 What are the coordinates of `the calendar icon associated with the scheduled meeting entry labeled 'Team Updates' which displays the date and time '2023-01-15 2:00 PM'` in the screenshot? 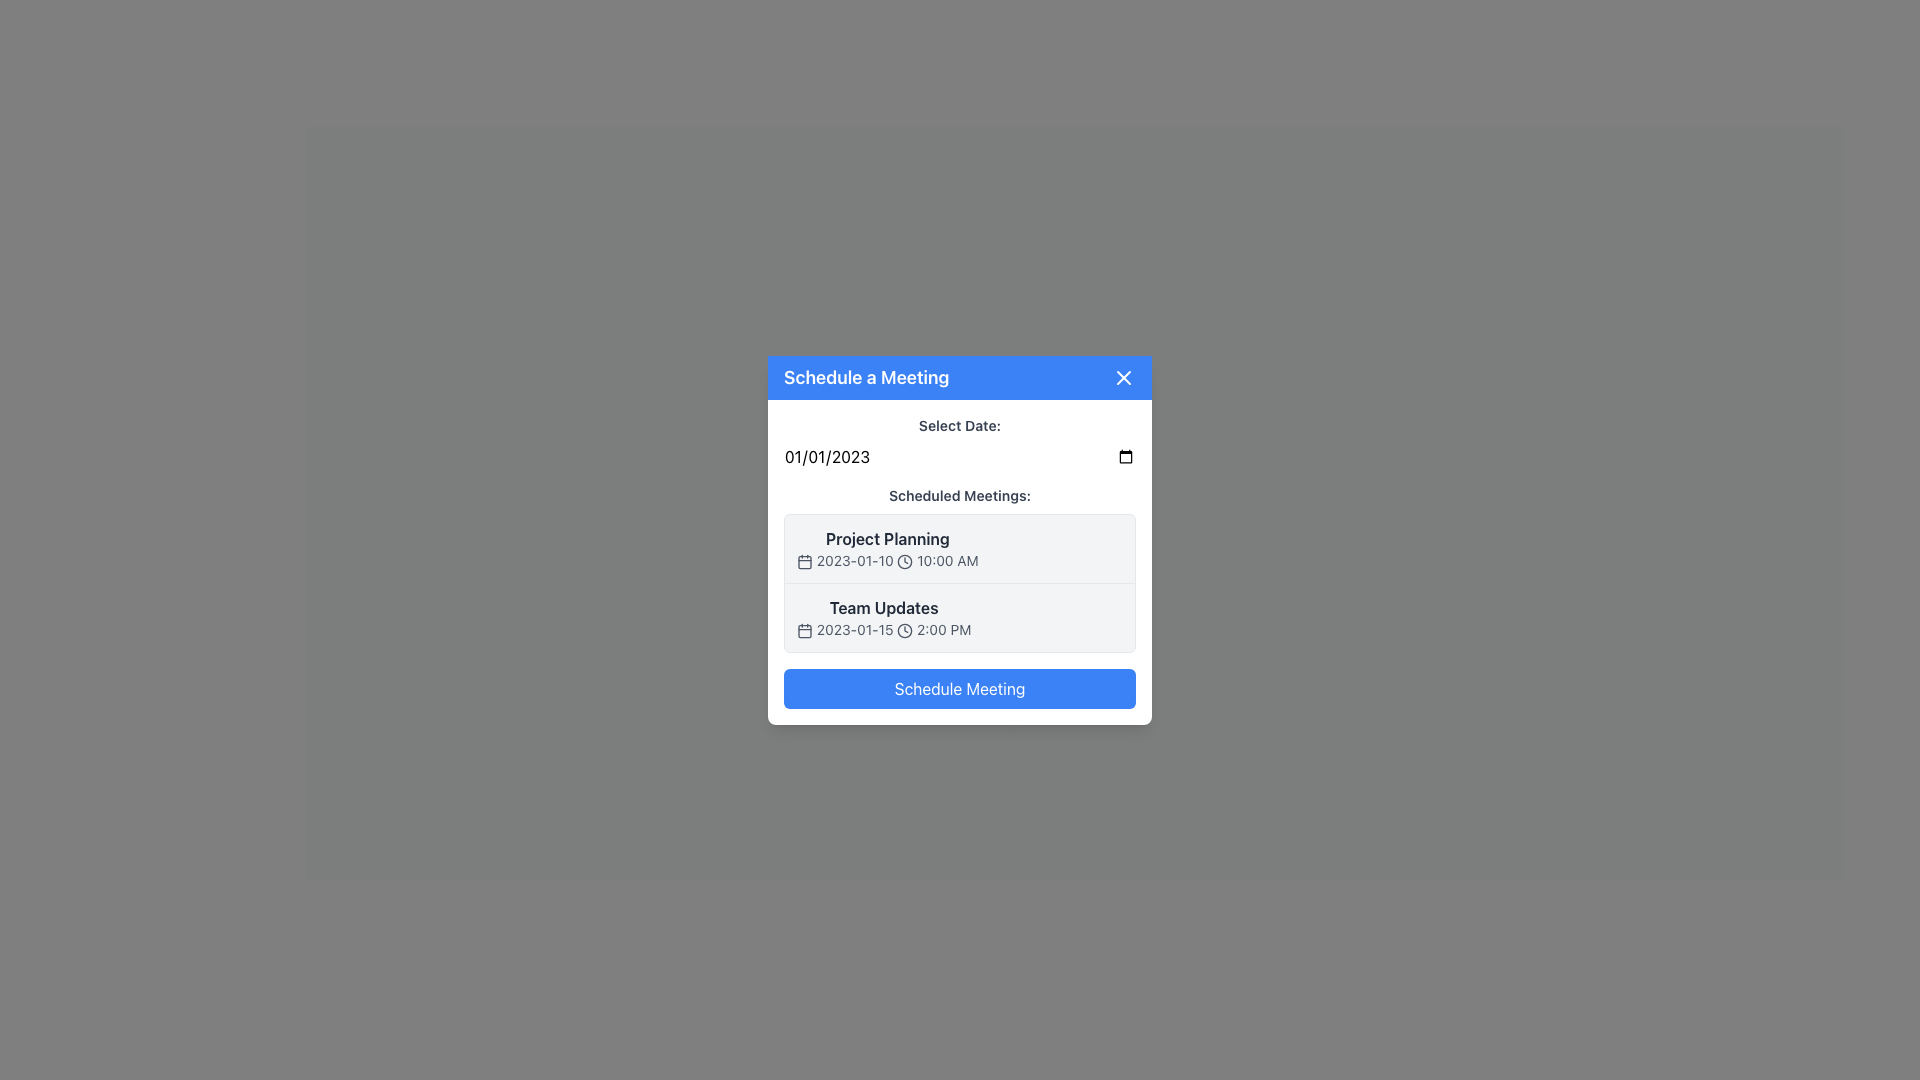 It's located at (883, 628).